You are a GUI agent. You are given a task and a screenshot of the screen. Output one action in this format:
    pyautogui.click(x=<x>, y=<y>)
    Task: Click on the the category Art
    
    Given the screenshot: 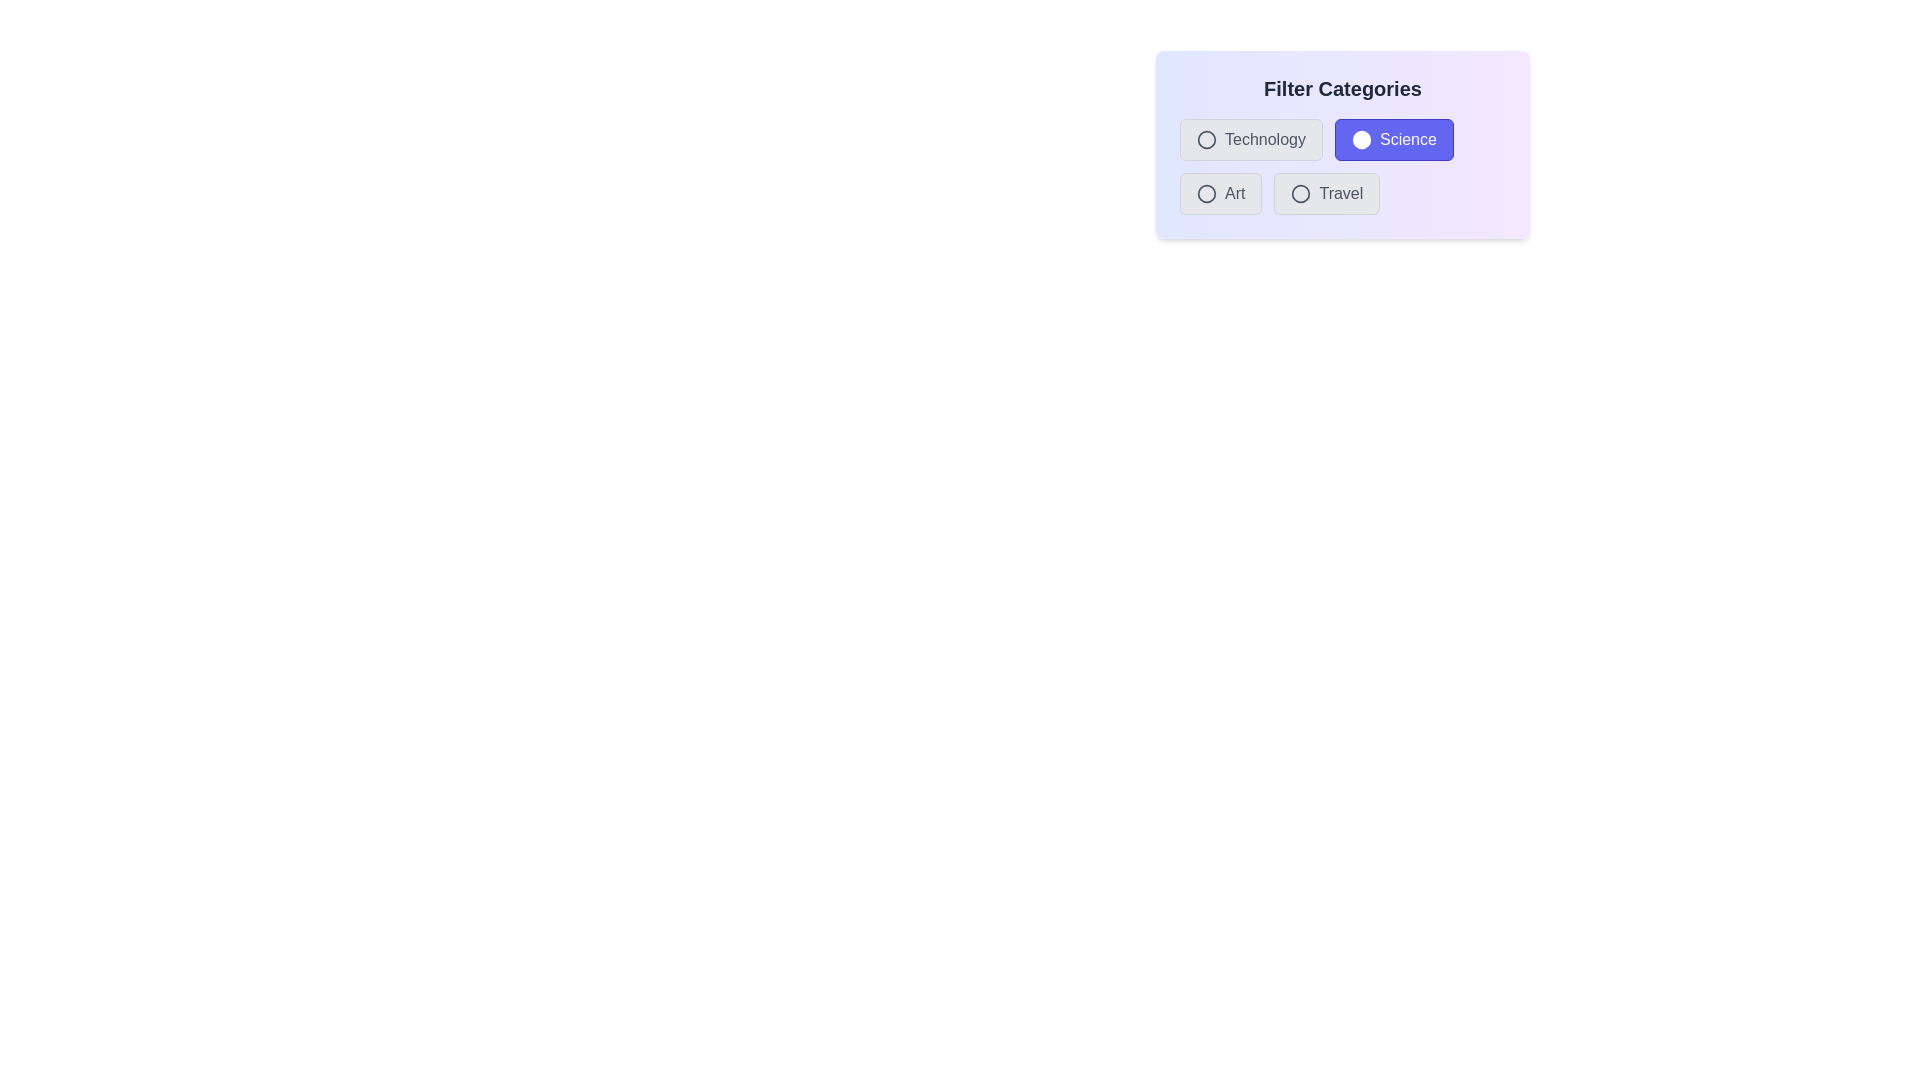 What is the action you would take?
    pyautogui.click(x=1205, y=193)
    